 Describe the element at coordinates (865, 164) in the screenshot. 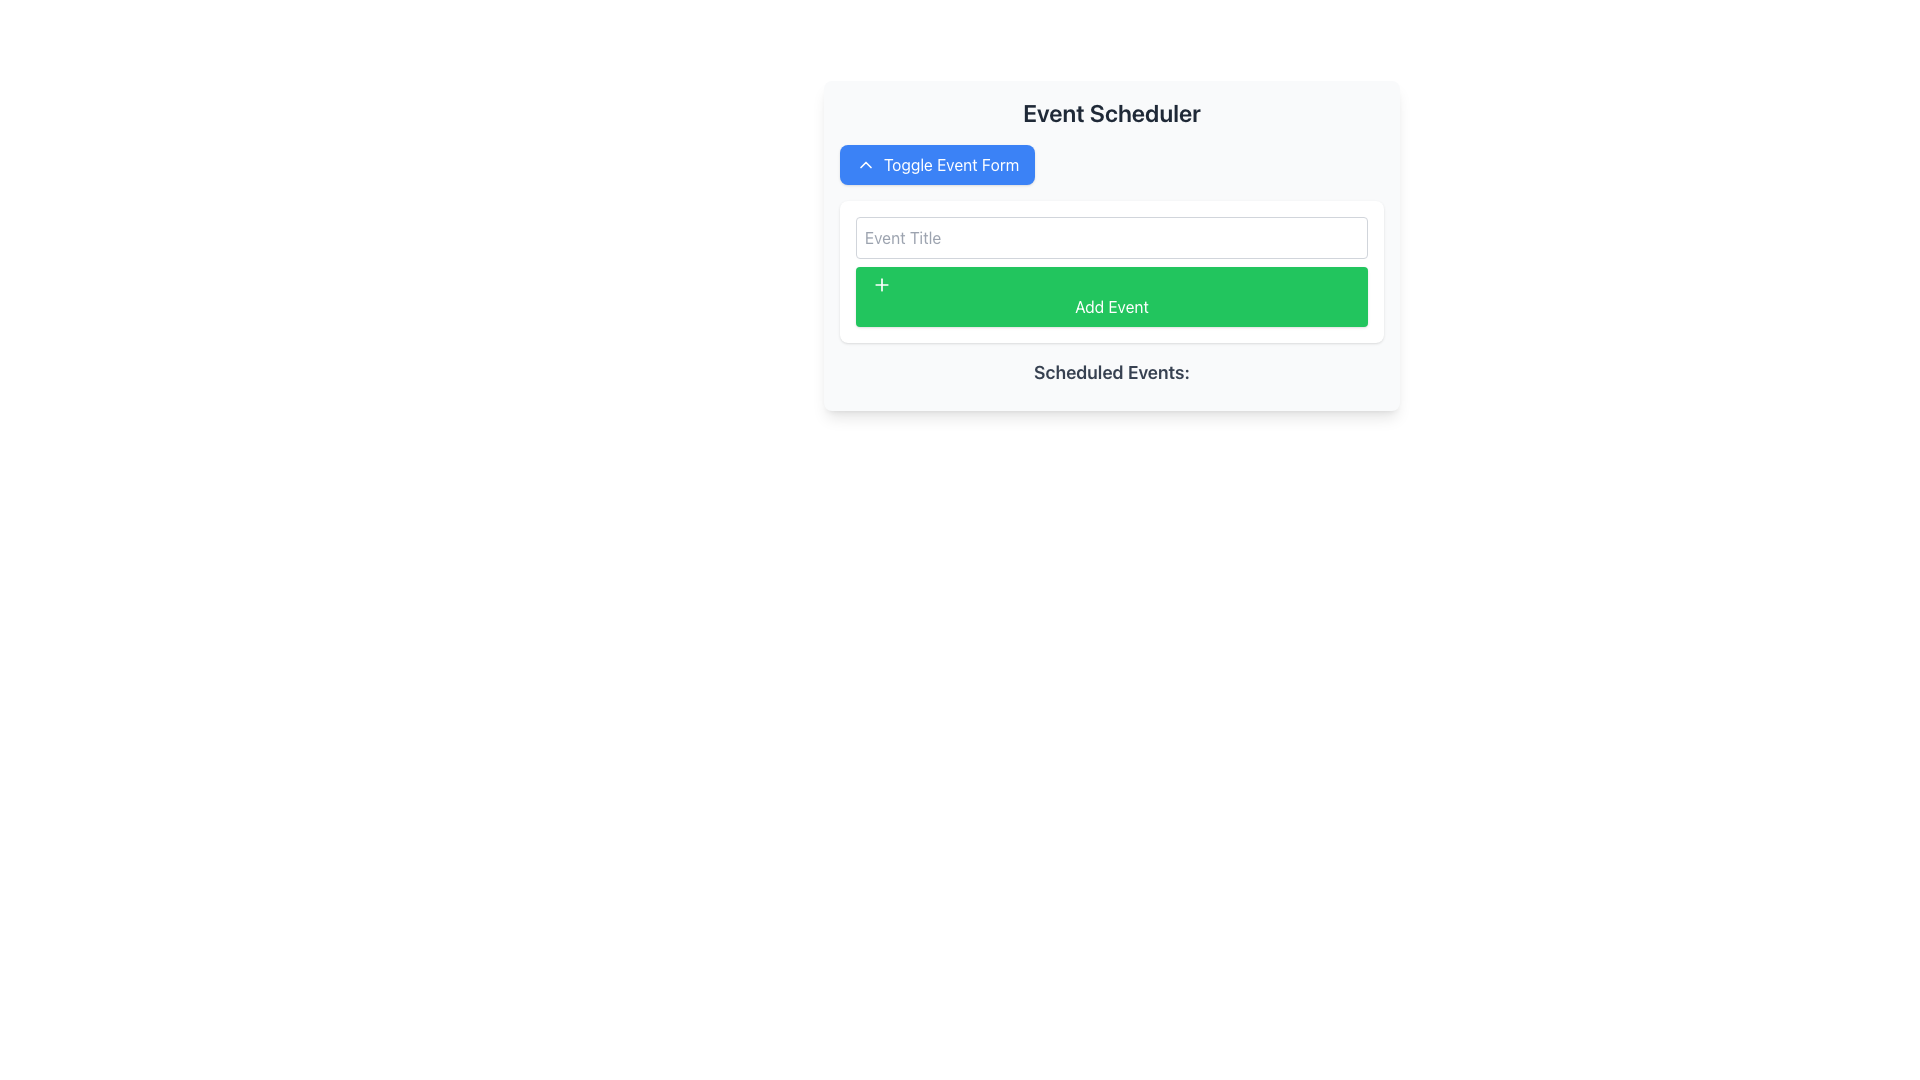

I see `the upward action icon located to the left side of the 'Toggle Event Form' button in the upper-left area of the Event Scheduler panel` at that location.